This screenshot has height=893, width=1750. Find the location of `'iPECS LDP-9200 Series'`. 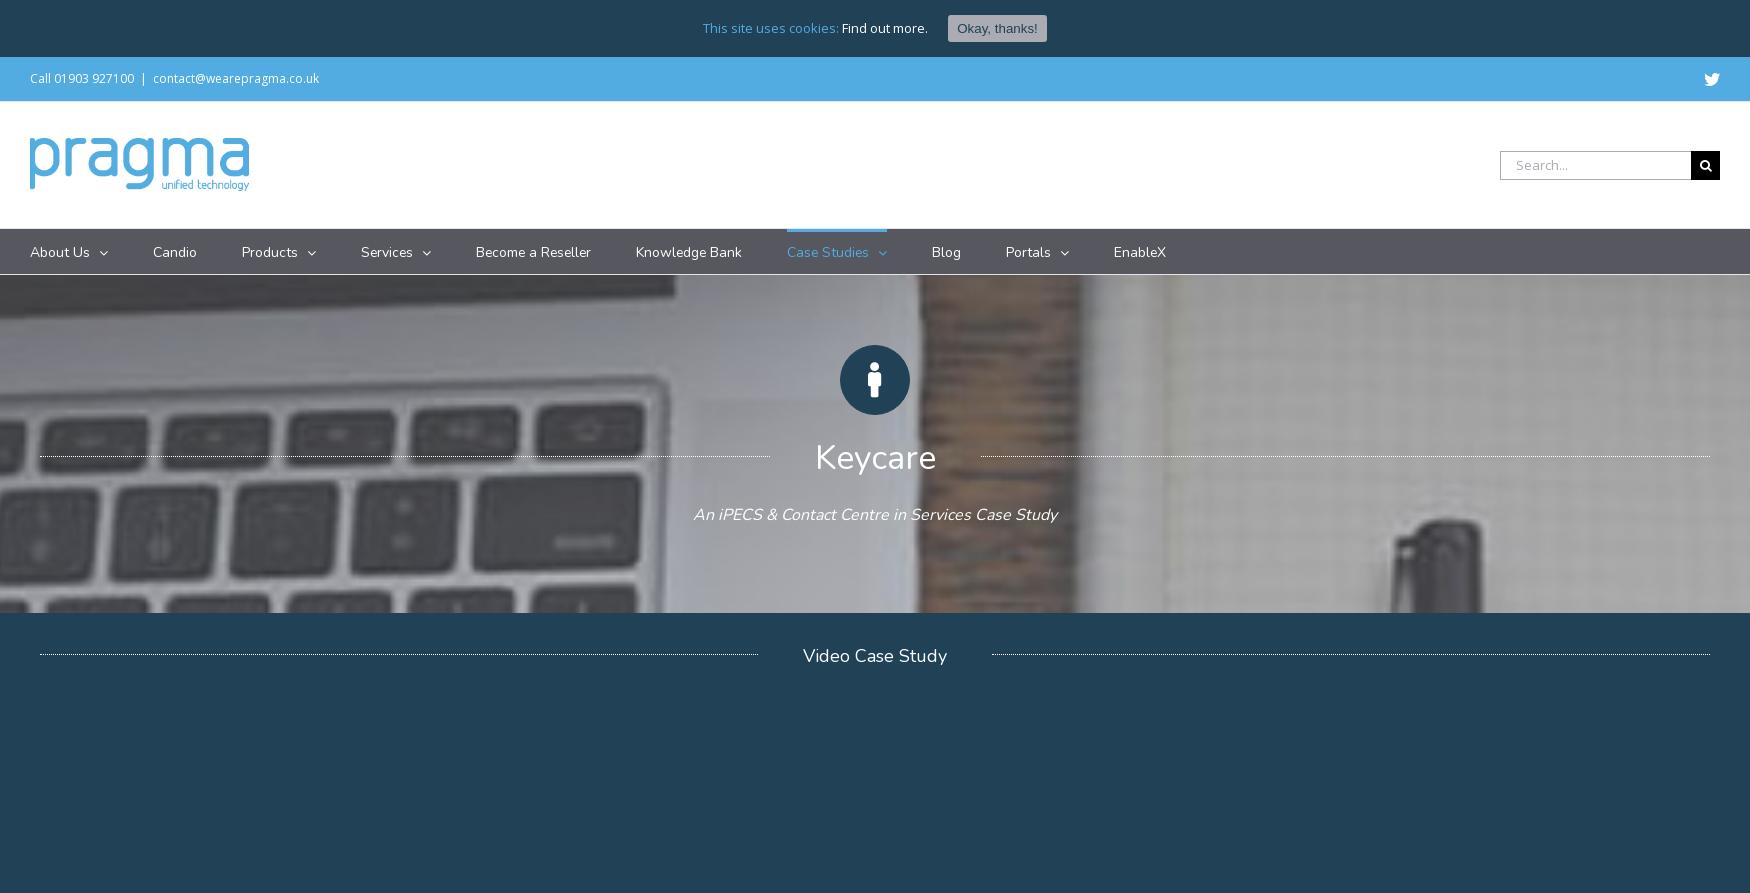

'iPECS LDP-9200 Series' is located at coordinates (508, 398).